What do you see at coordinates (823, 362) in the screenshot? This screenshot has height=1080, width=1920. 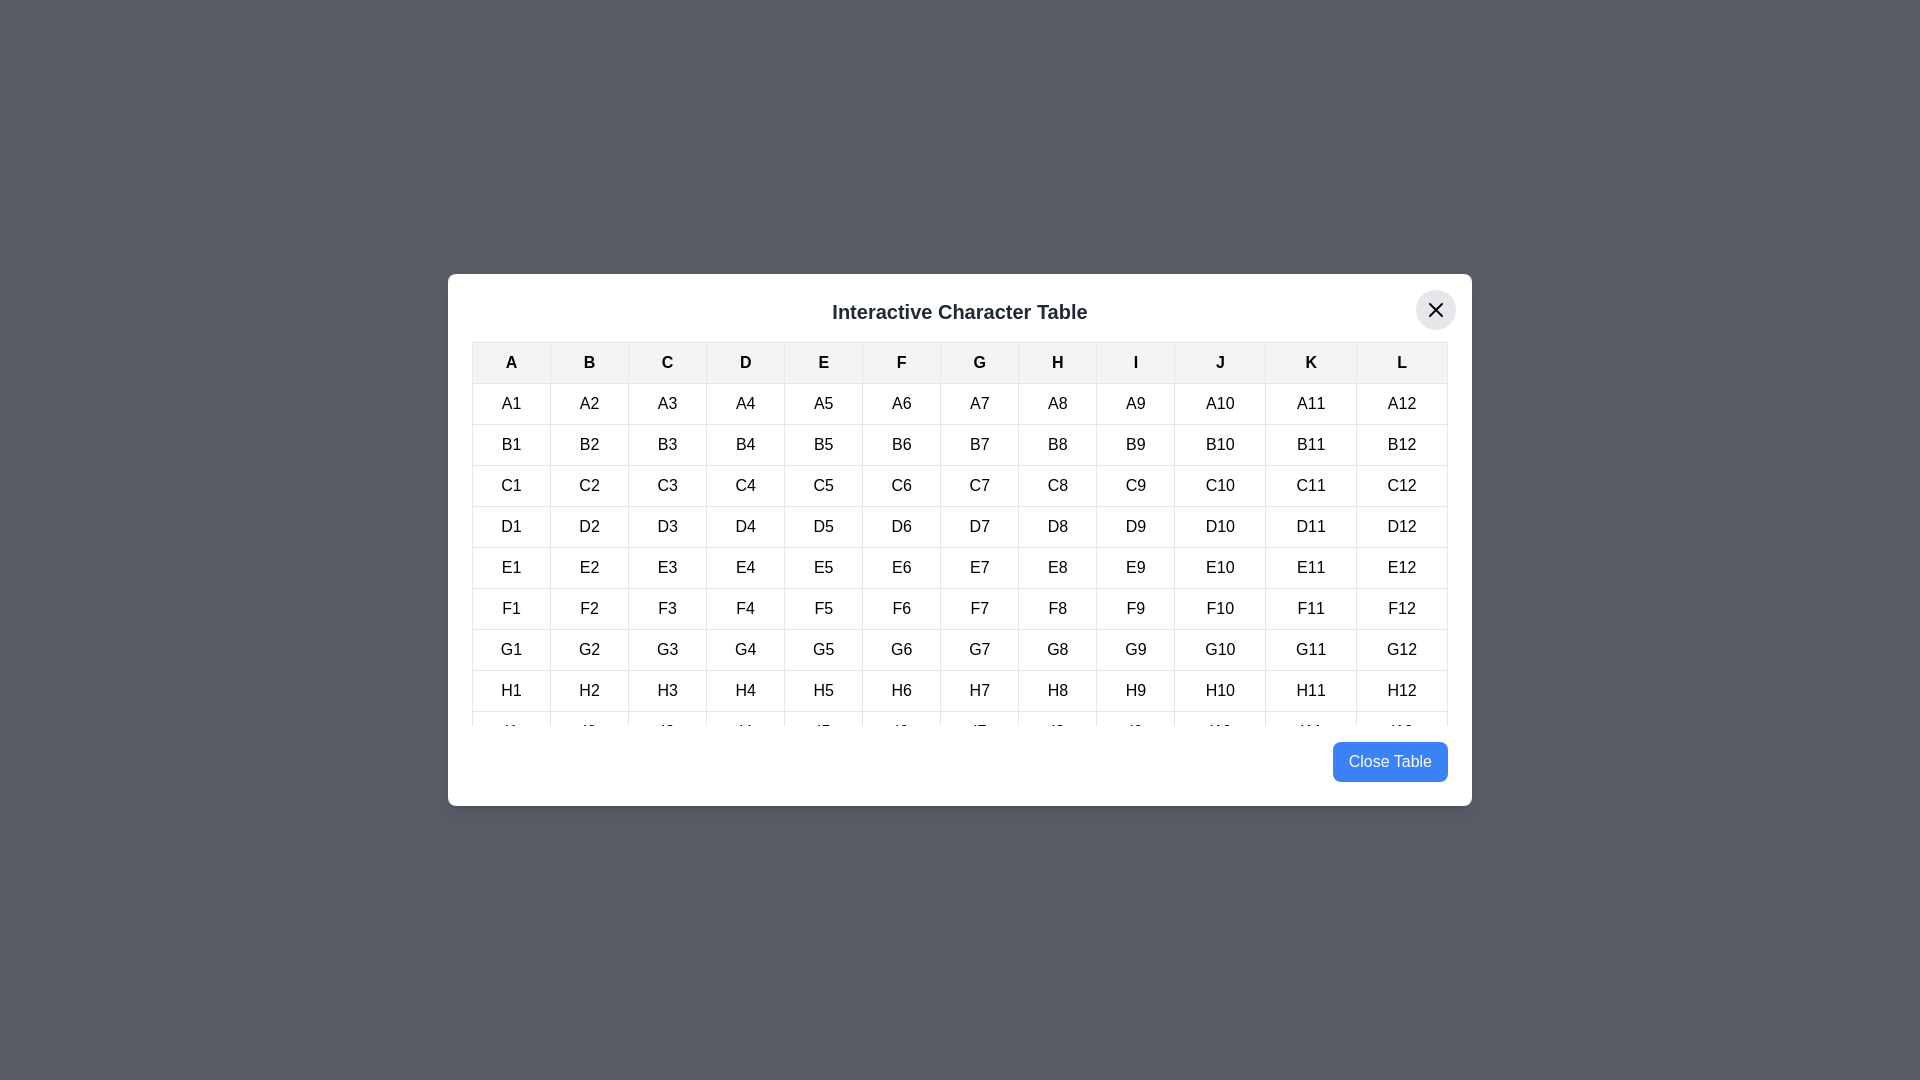 I see `the table header cell labeled E to highlight its column` at bounding box center [823, 362].